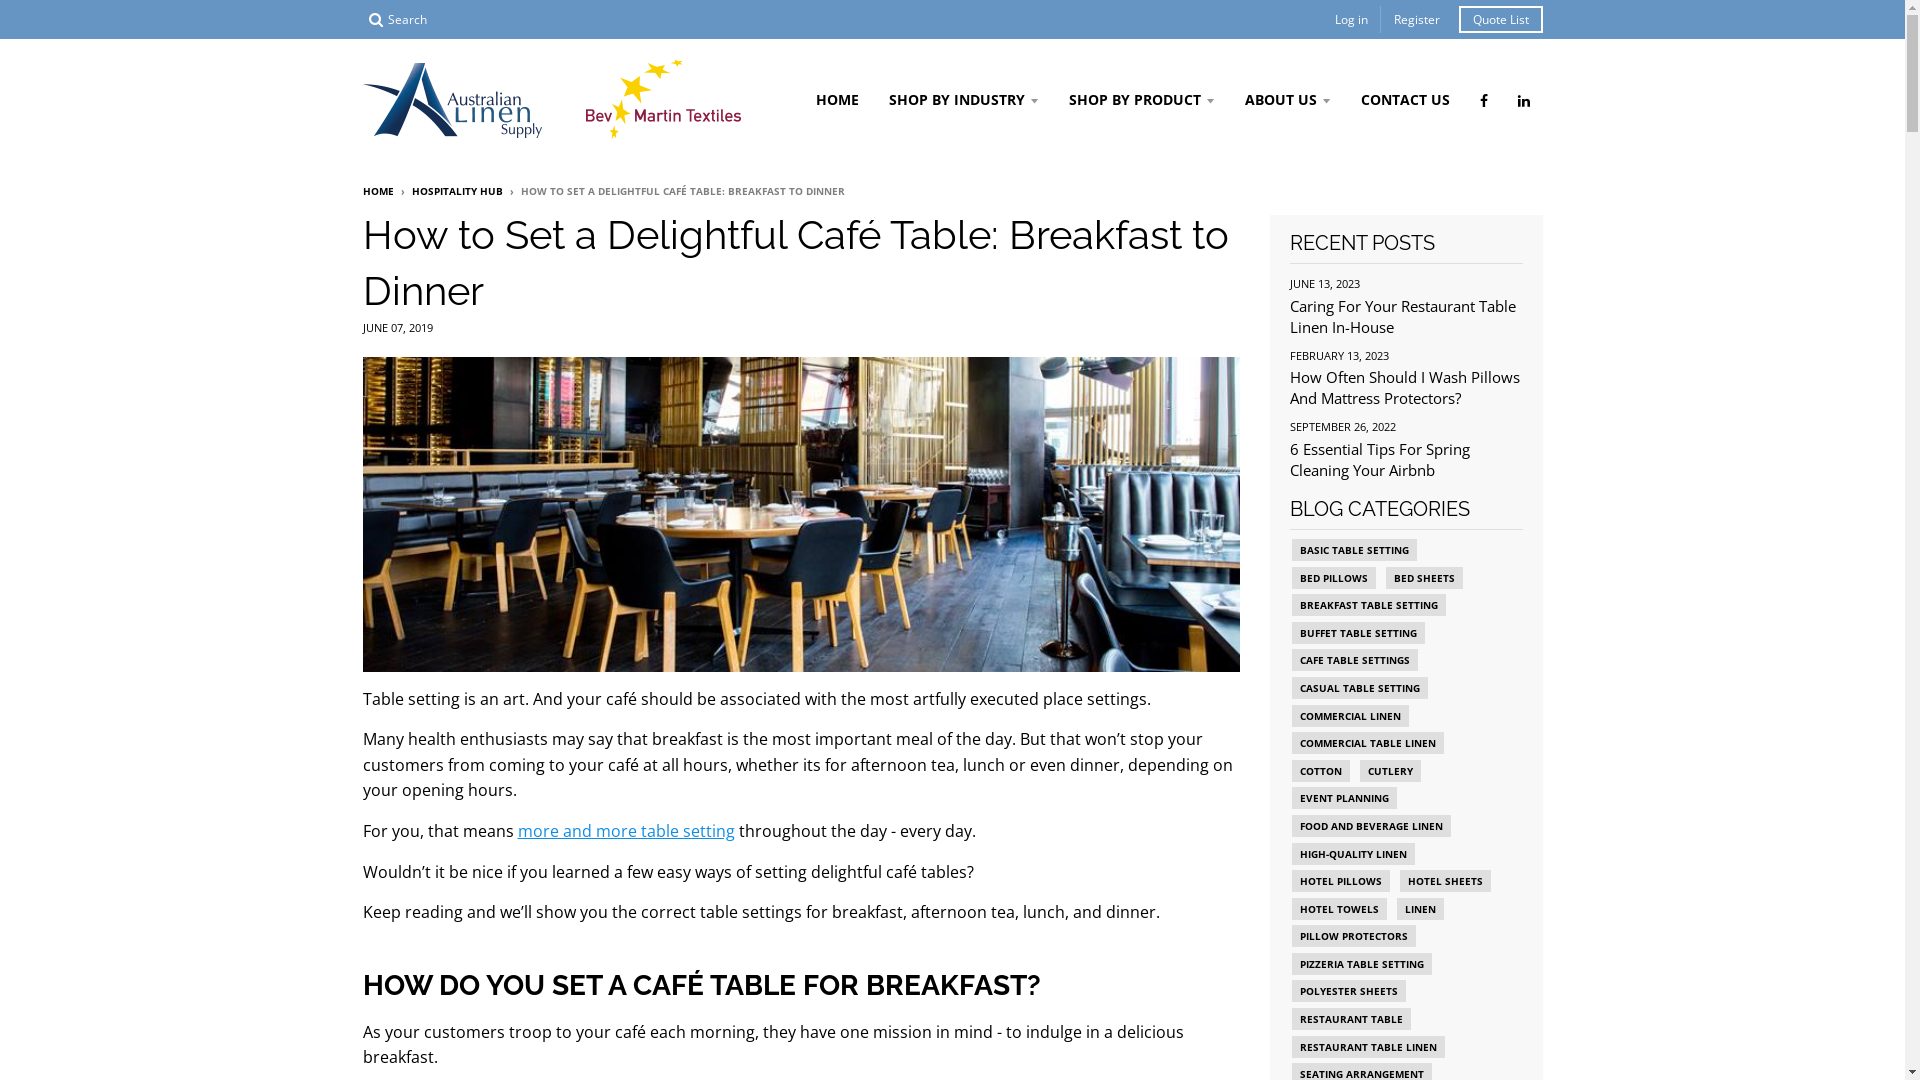 The height and width of the screenshot is (1080, 1920). Describe the element at coordinates (1404, 100) in the screenshot. I see `'CONTACT US'` at that location.